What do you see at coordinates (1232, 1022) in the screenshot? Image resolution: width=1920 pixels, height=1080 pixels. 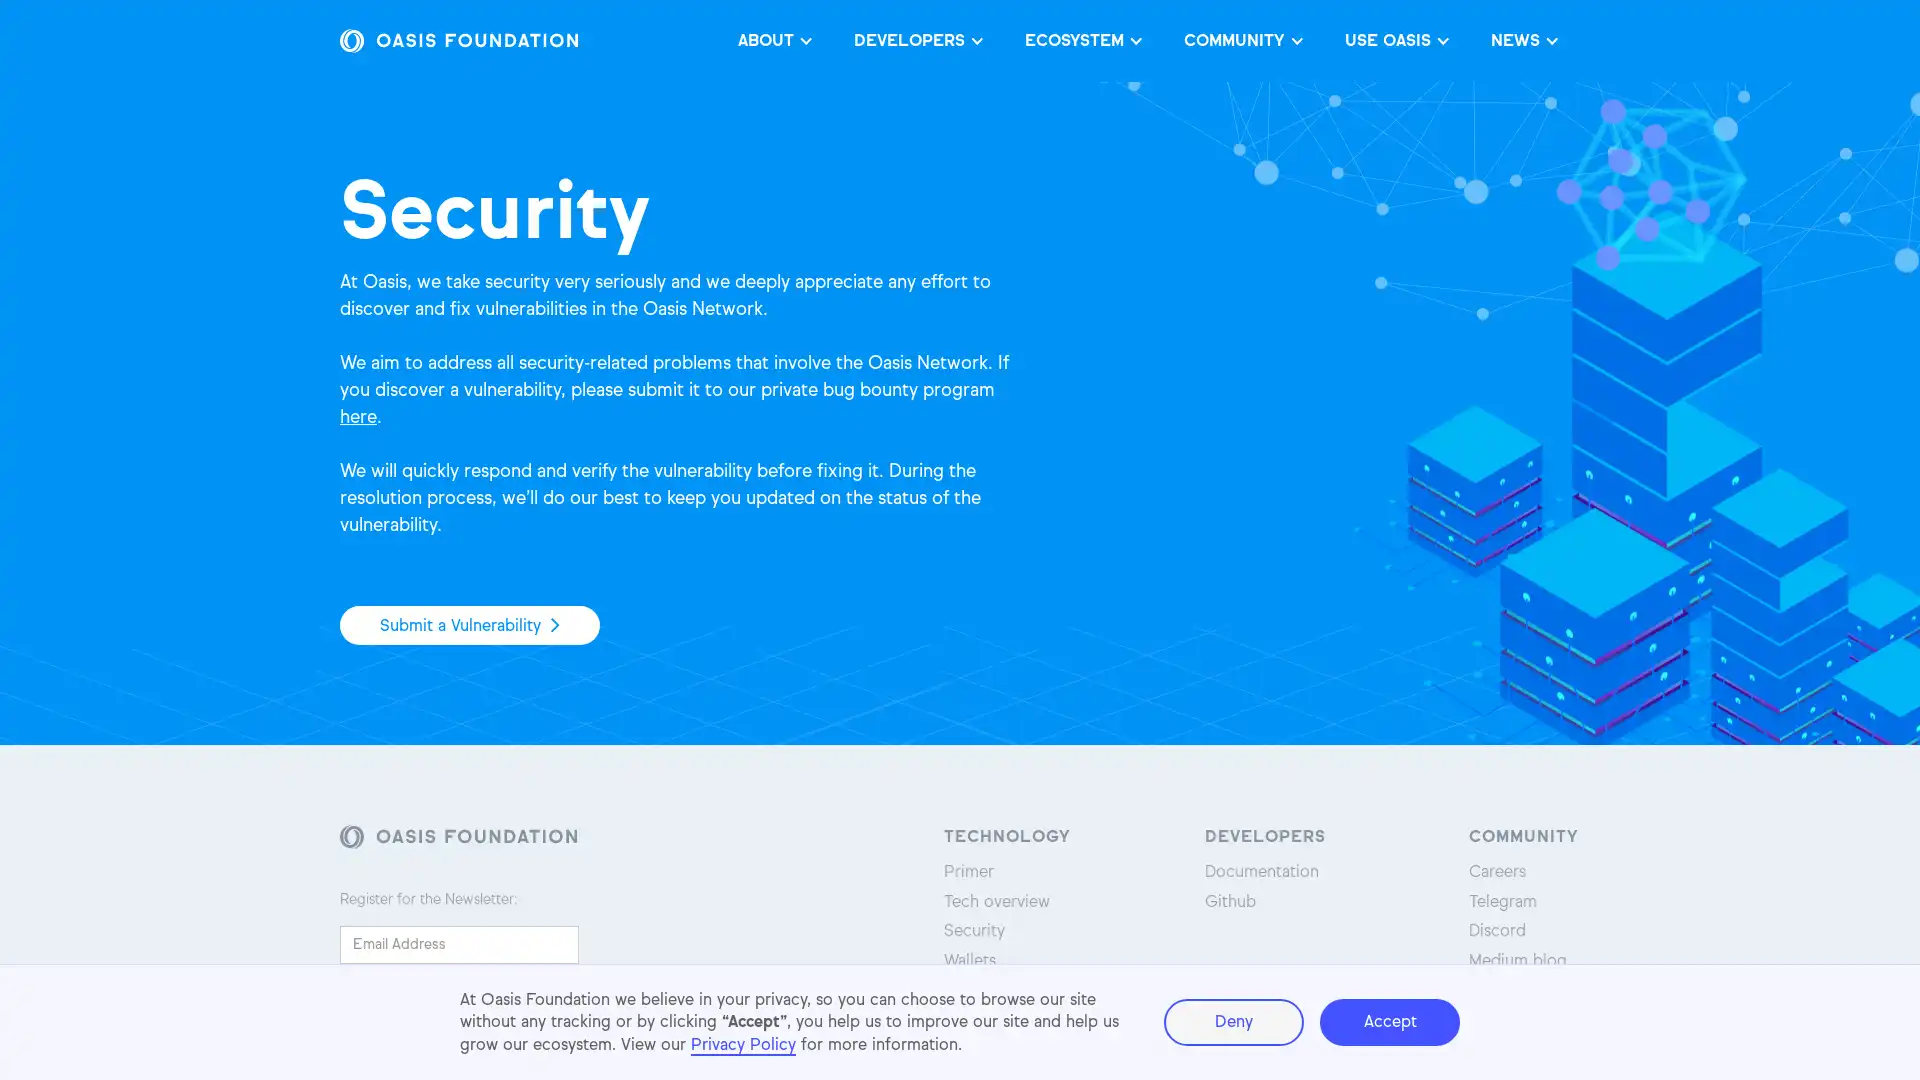 I see `Deny` at bounding box center [1232, 1022].